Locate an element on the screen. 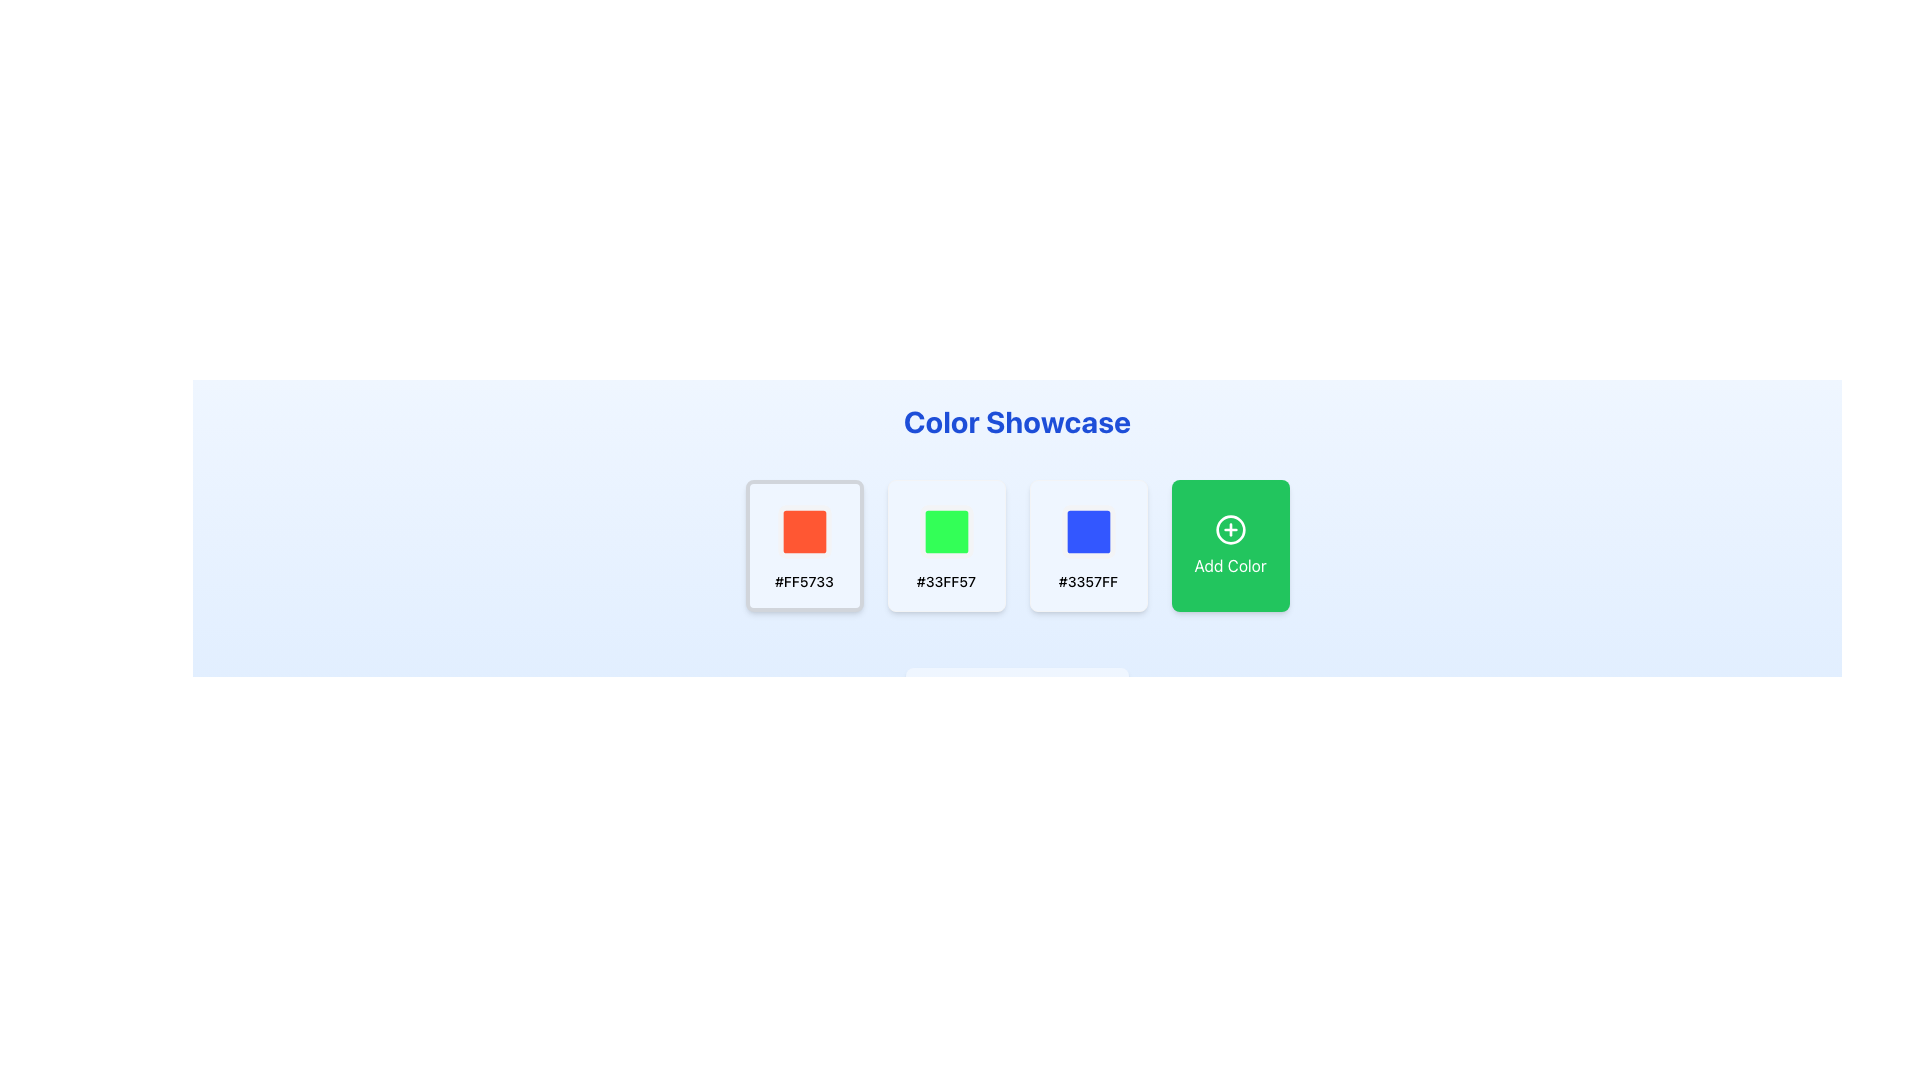 This screenshot has height=1080, width=1920. the circular outline icon within the green 'Add Color' button, which features a white border and a '+' sign in the center is located at coordinates (1229, 528).